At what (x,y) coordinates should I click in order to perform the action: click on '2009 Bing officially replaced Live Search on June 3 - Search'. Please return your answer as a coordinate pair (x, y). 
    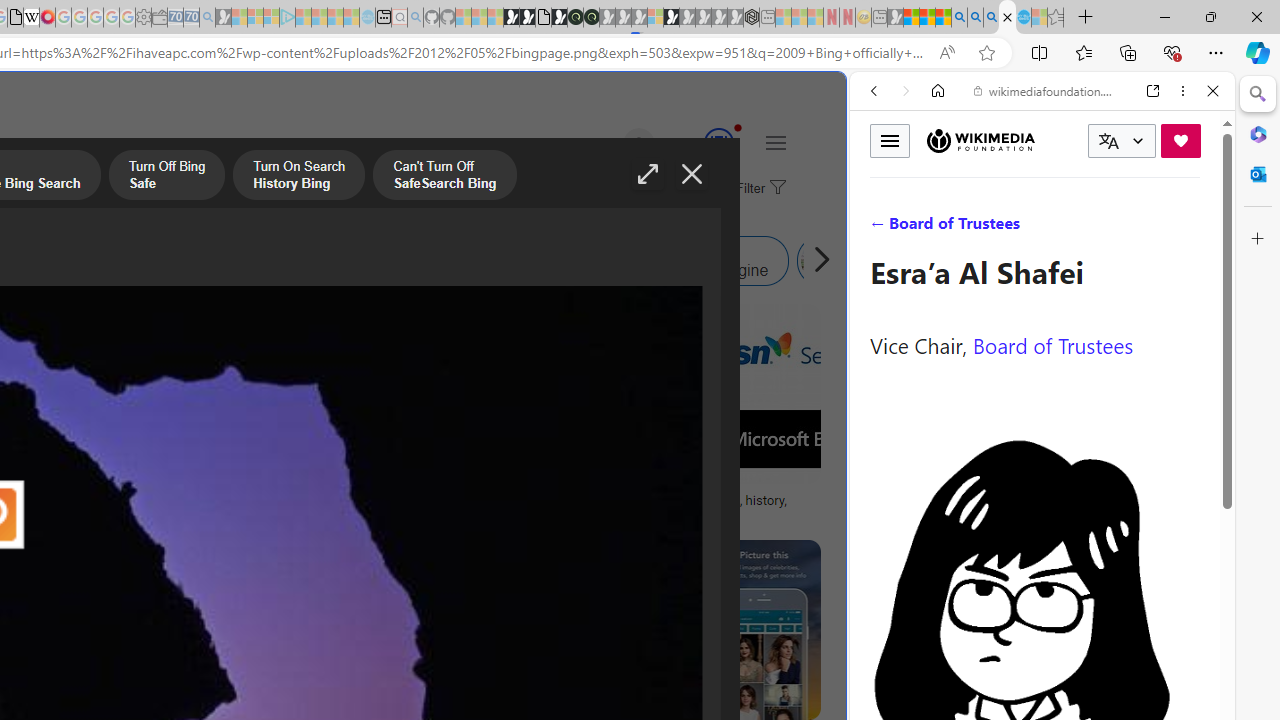
    Looking at the image, I should click on (975, 17).